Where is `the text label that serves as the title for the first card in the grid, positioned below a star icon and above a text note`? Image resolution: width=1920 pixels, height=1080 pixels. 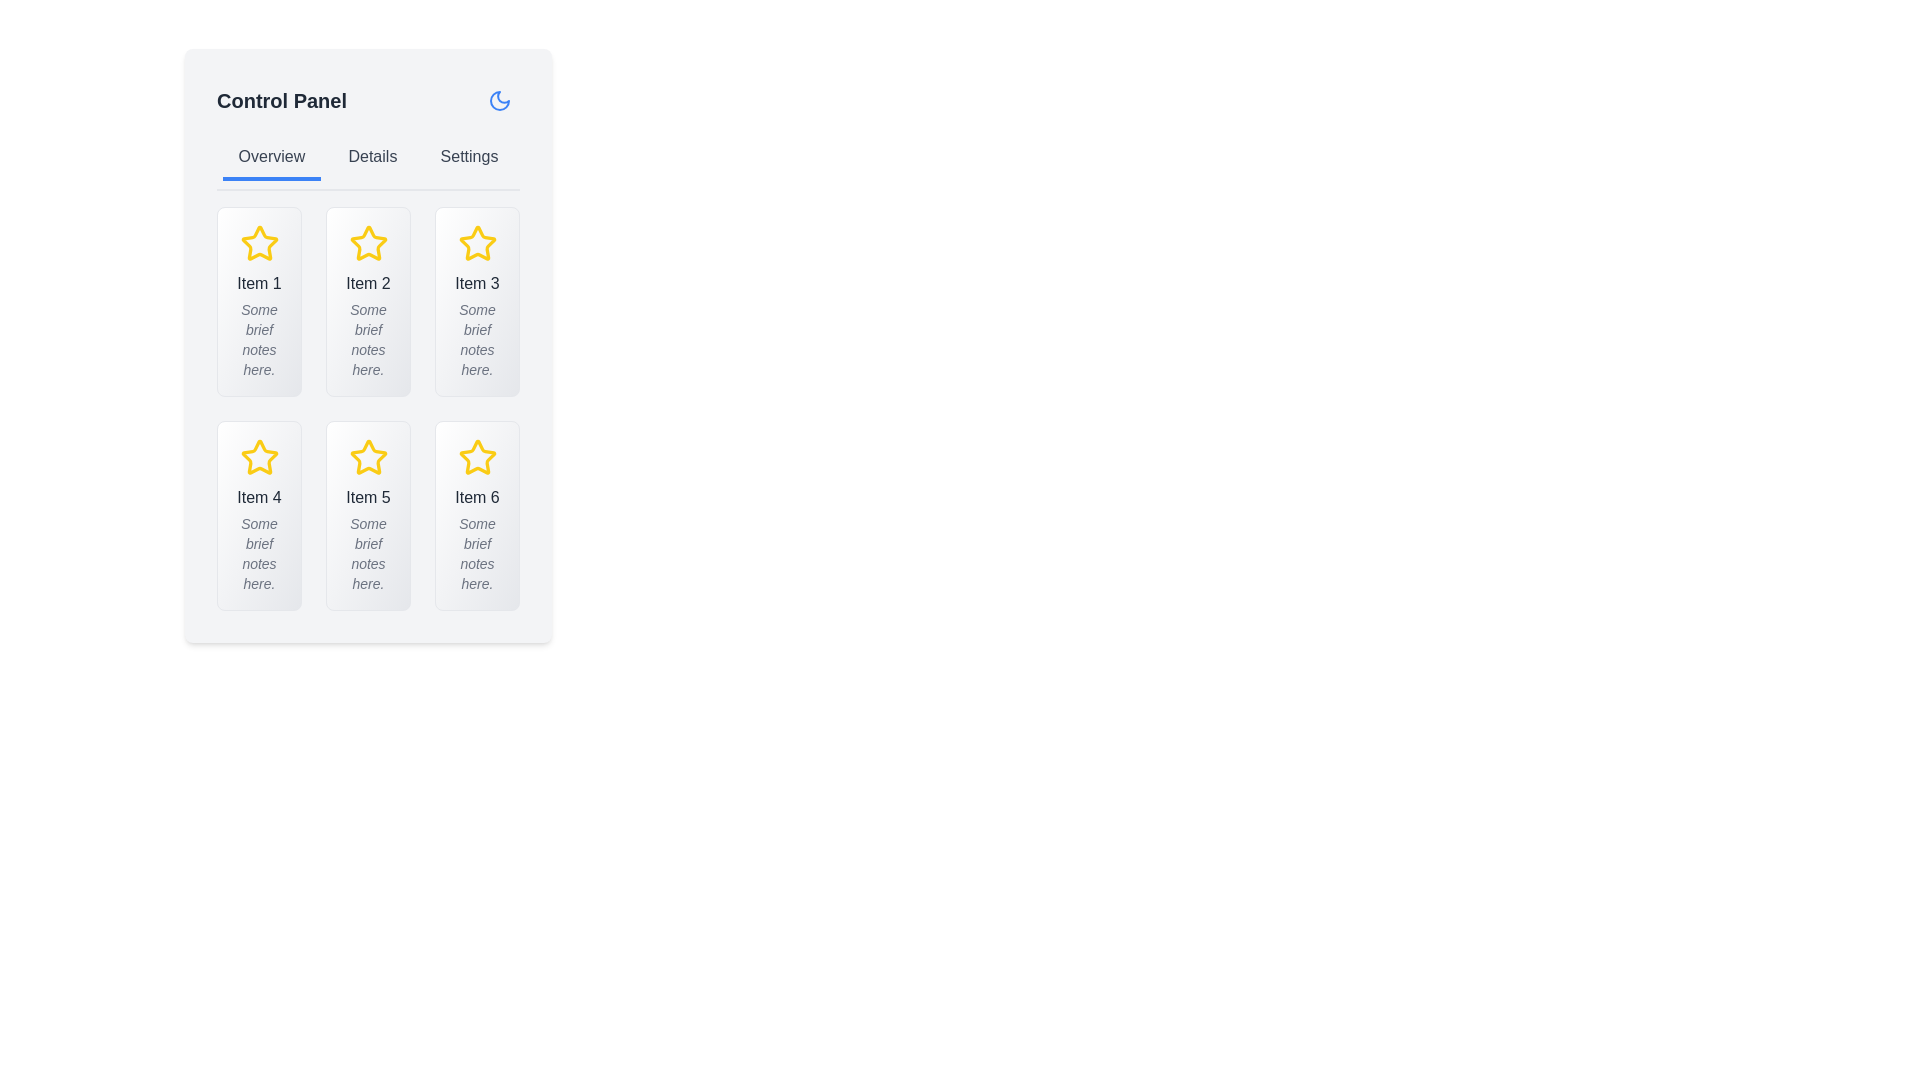 the text label that serves as the title for the first card in the grid, positioned below a star icon and above a text note is located at coordinates (258, 284).